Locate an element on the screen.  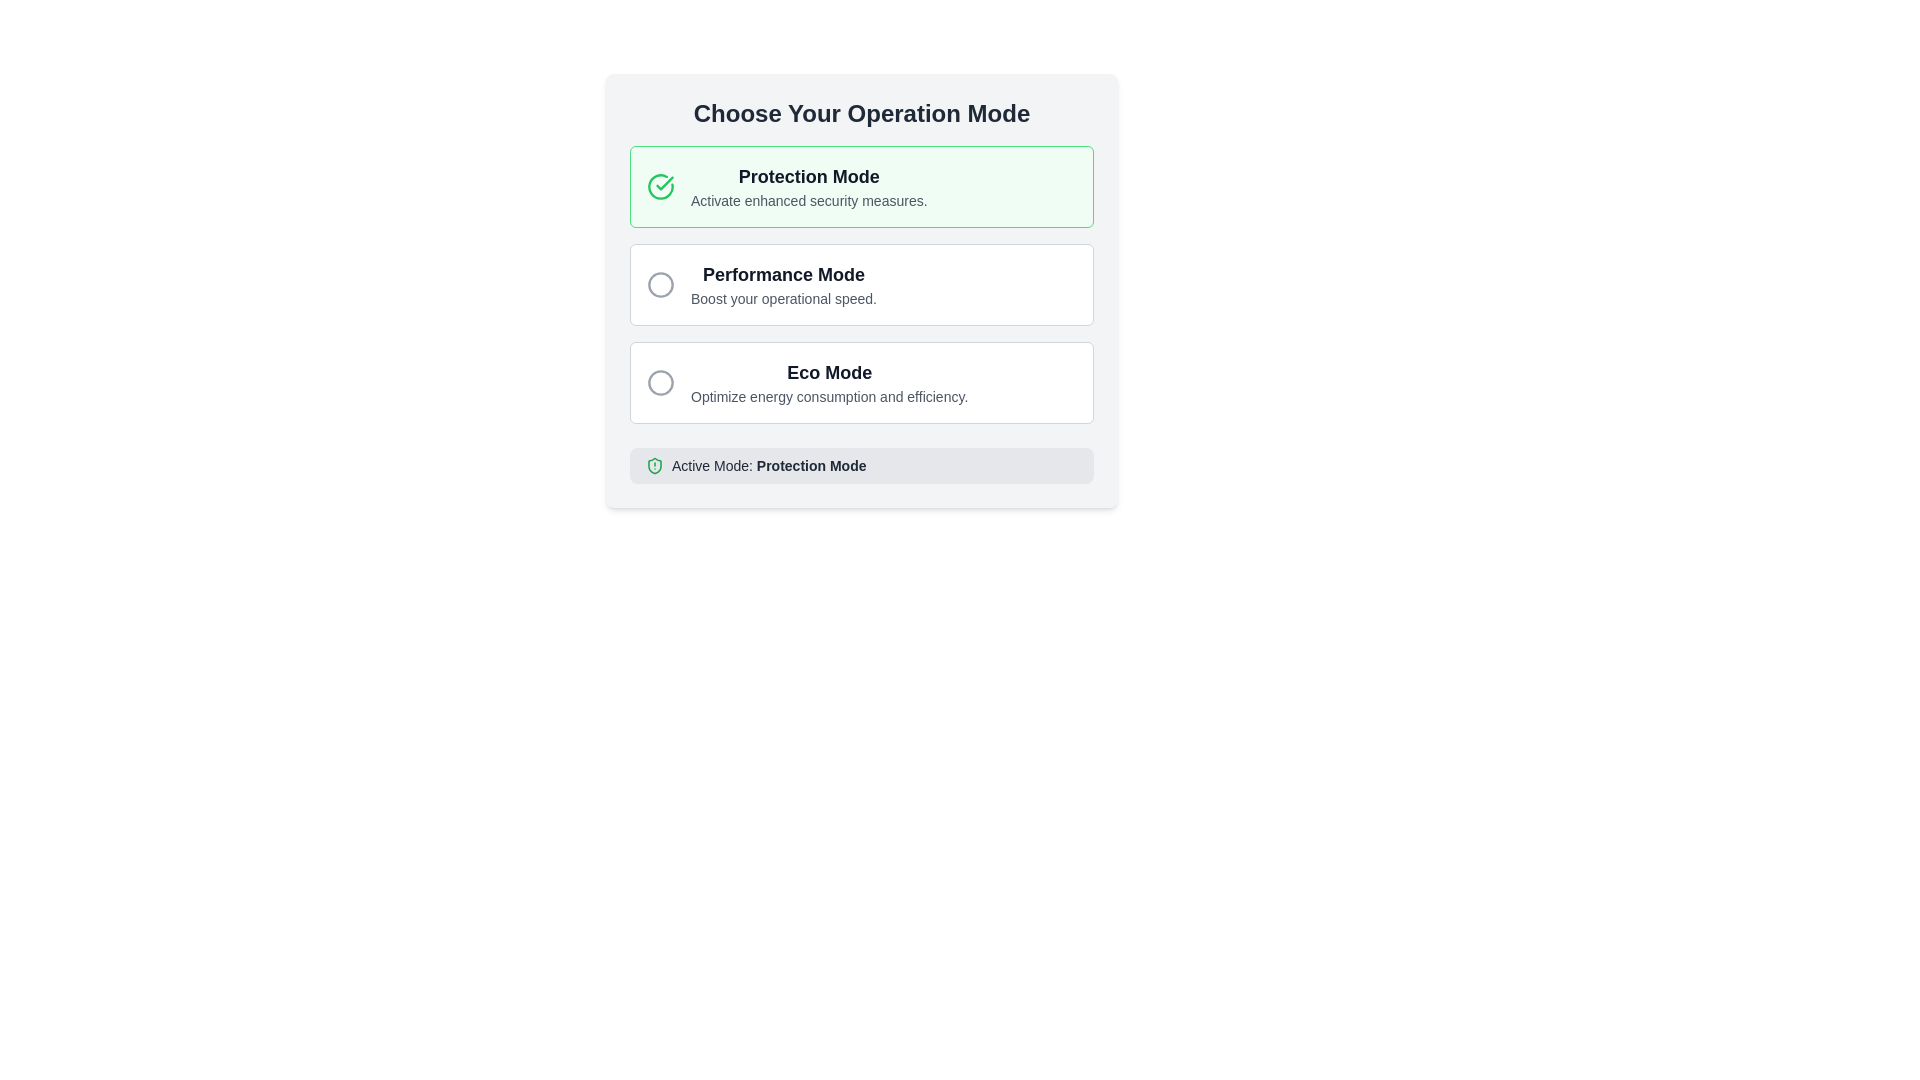
the 'Performance Mode' text block, which is the second option is located at coordinates (782, 285).